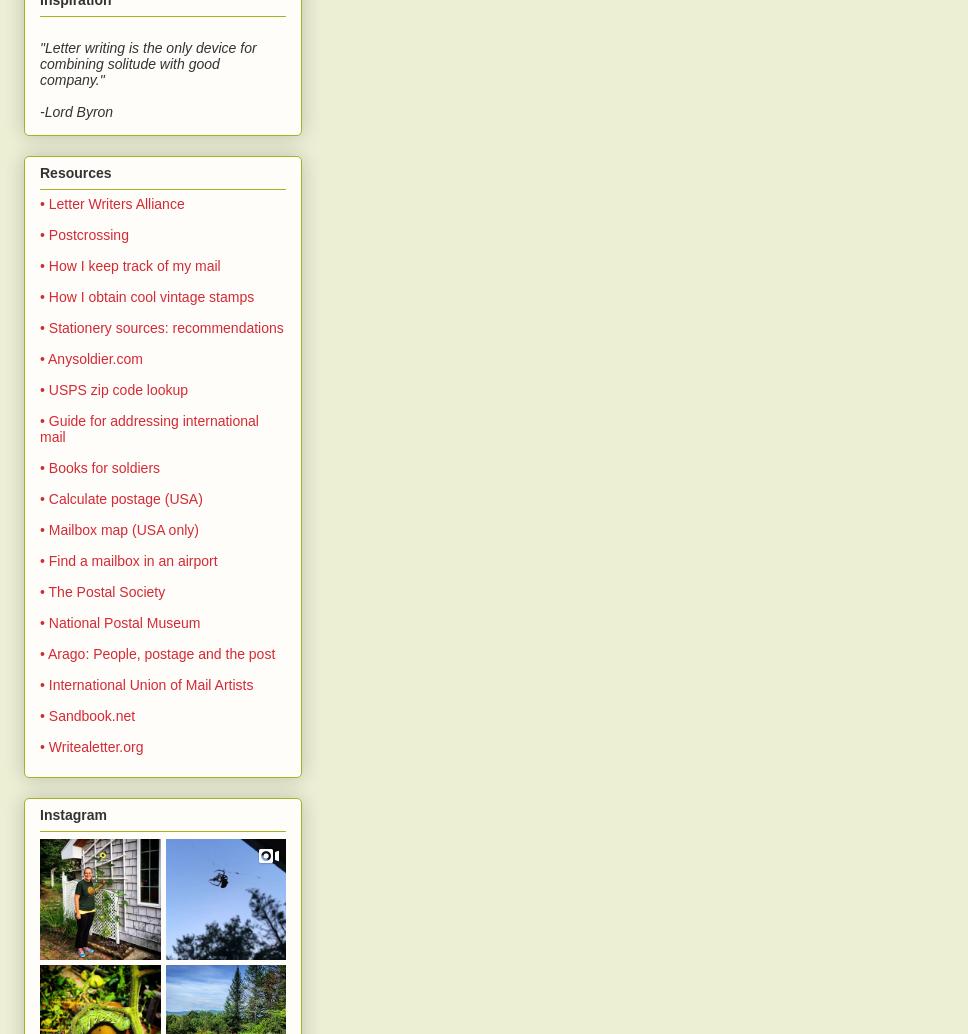 The width and height of the screenshot is (968, 1034). Describe the element at coordinates (118, 528) in the screenshot. I see `'• Mailbox map (USA only)'` at that location.